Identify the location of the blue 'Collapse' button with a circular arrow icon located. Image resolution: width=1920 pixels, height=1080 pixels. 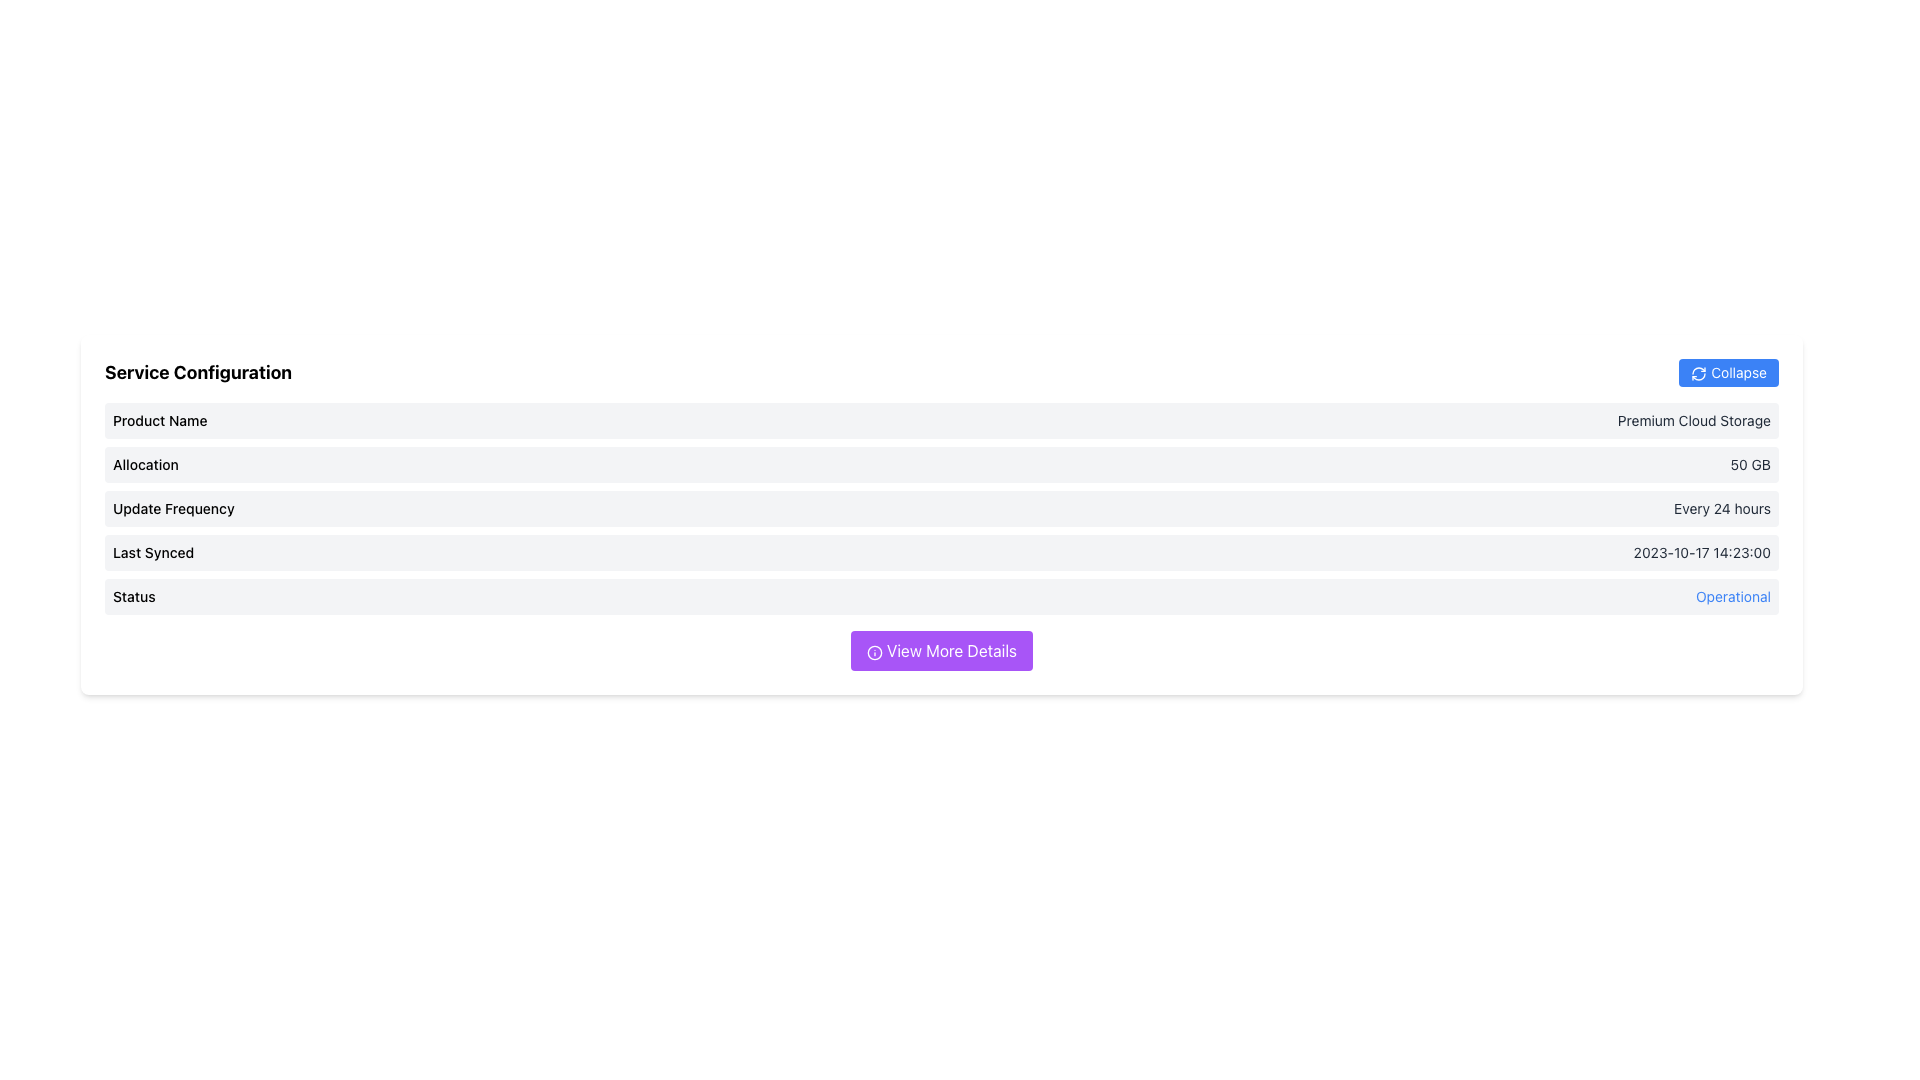
(1728, 373).